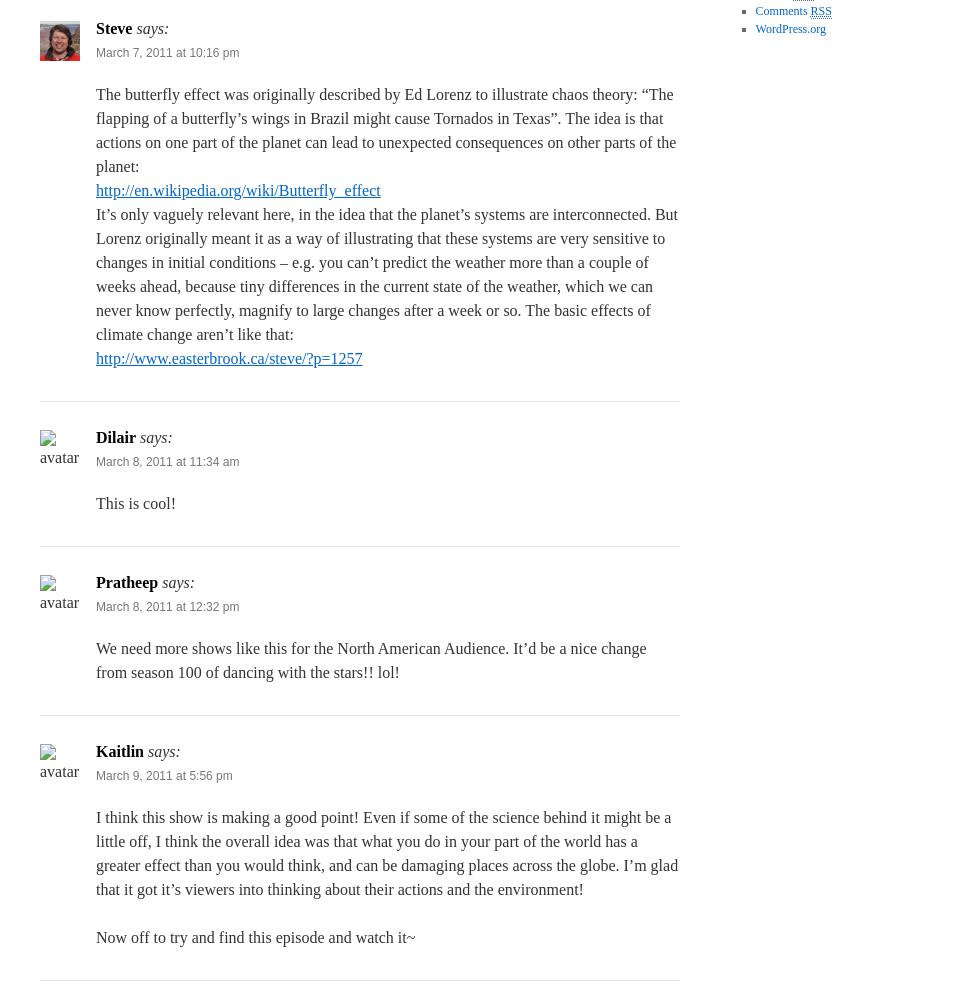 The width and height of the screenshot is (980, 1003). I want to click on 'This is cool!', so click(136, 502).